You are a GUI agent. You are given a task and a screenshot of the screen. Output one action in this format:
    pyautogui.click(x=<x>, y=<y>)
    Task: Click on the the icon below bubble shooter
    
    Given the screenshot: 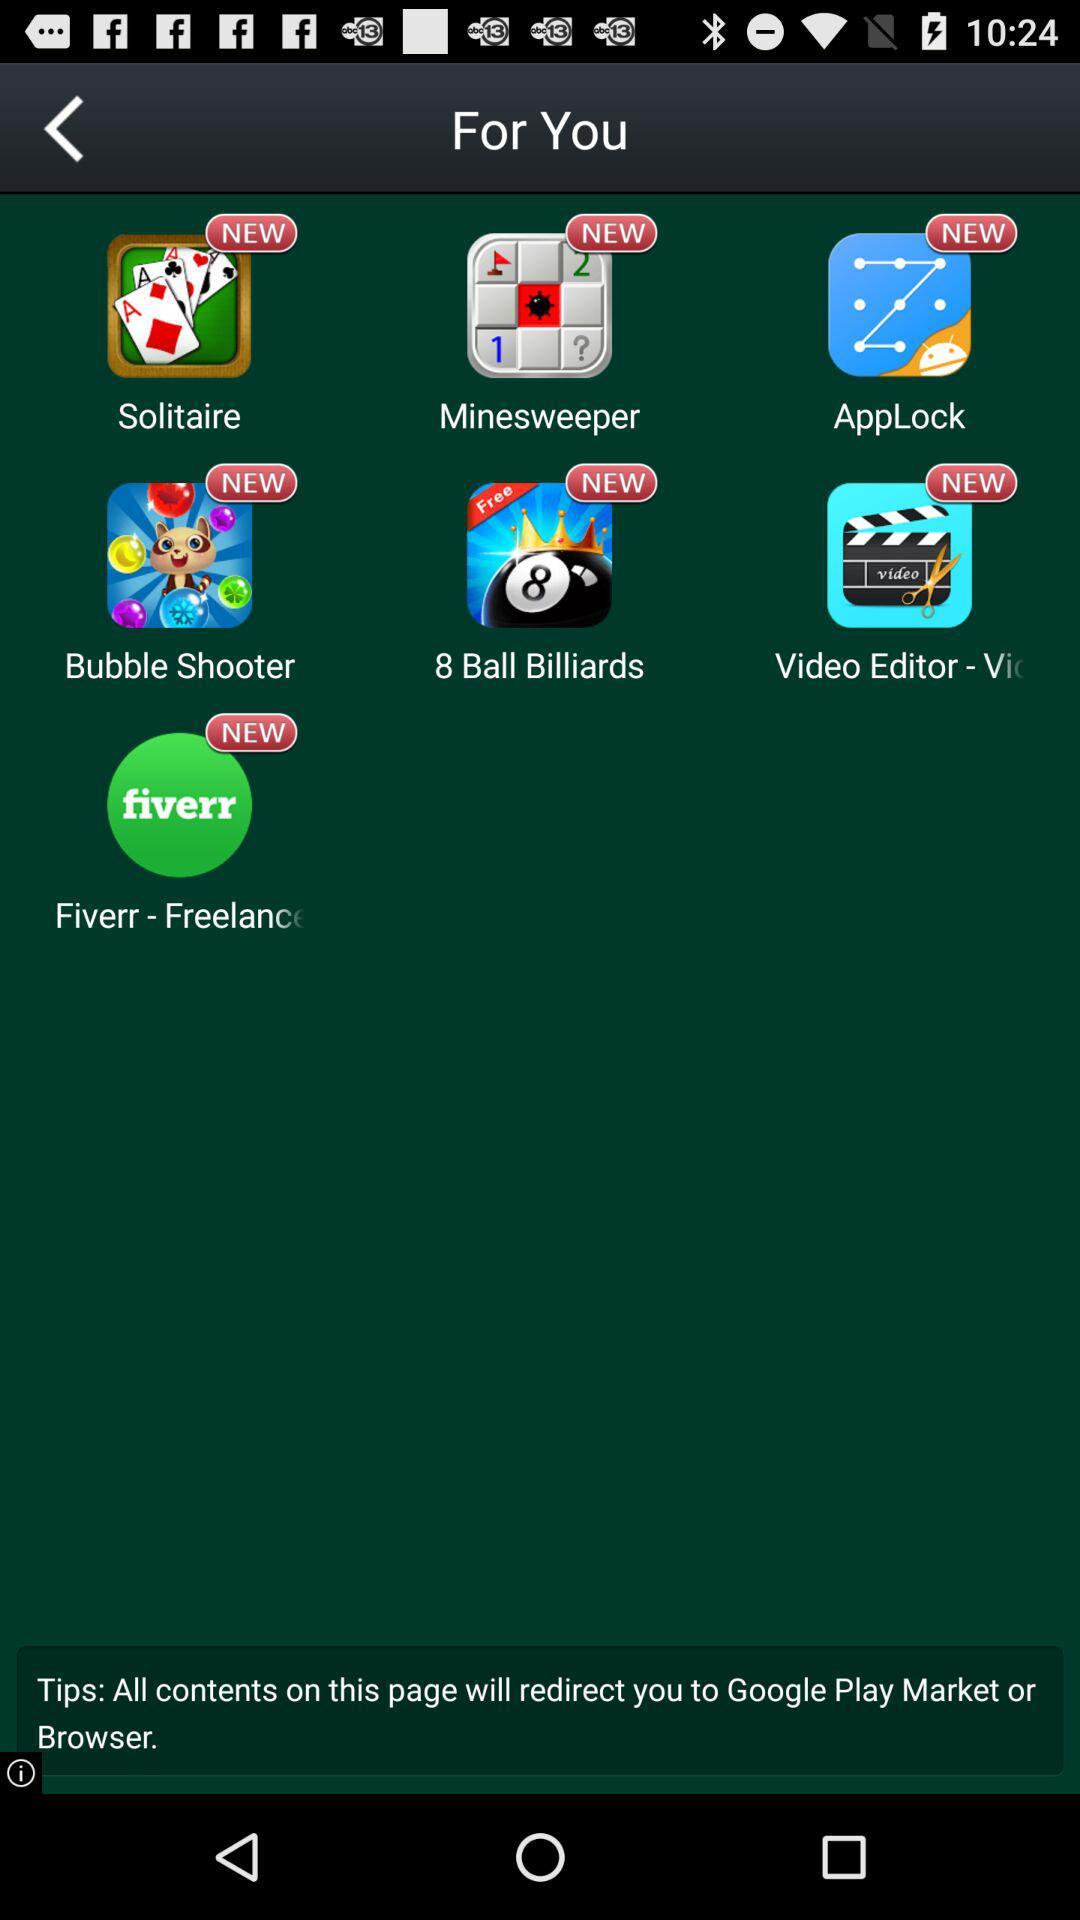 What is the action you would take?
    pyautogui.click(x=178, y=805)
    